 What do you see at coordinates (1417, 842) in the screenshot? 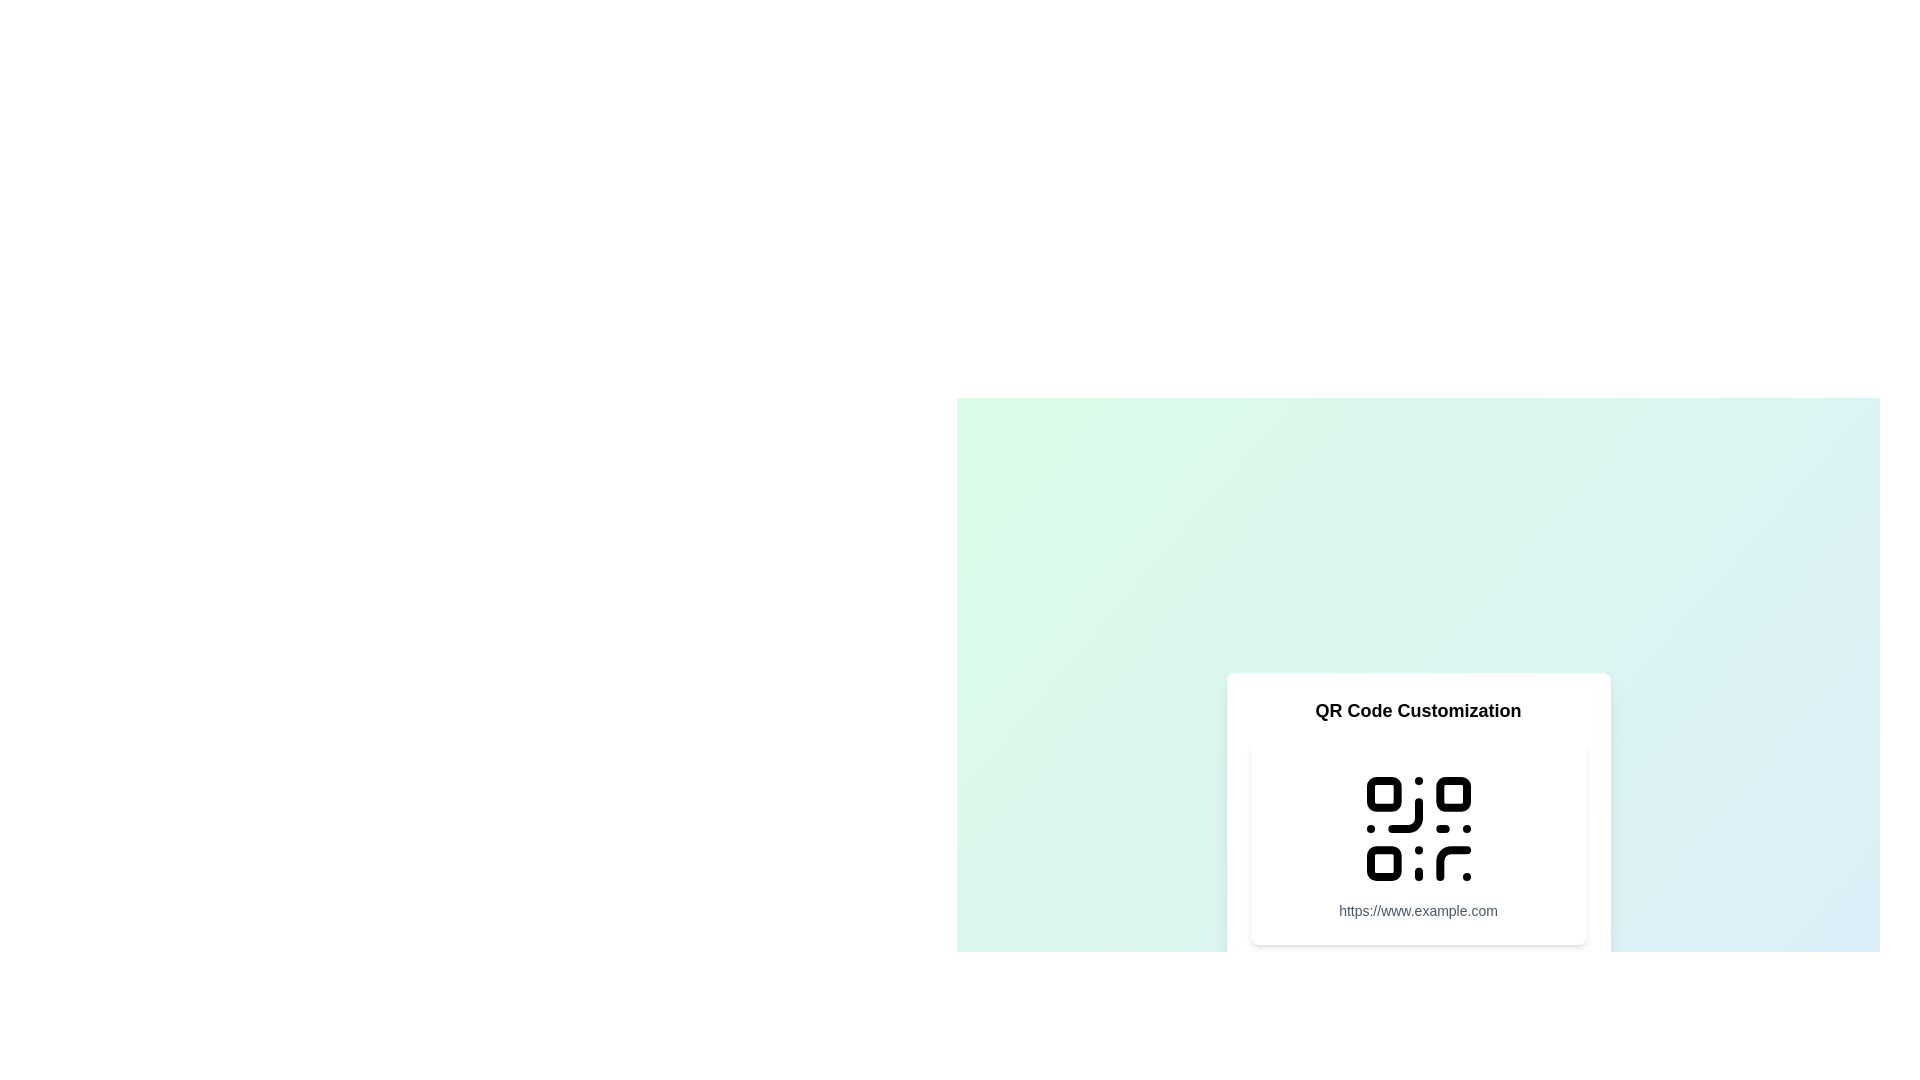
I see `the QR code located in the white rectangular card with rounded corners, which displays a QR code centered above the text link 'https://www.example.com'` at bounding box center [1417, 842].